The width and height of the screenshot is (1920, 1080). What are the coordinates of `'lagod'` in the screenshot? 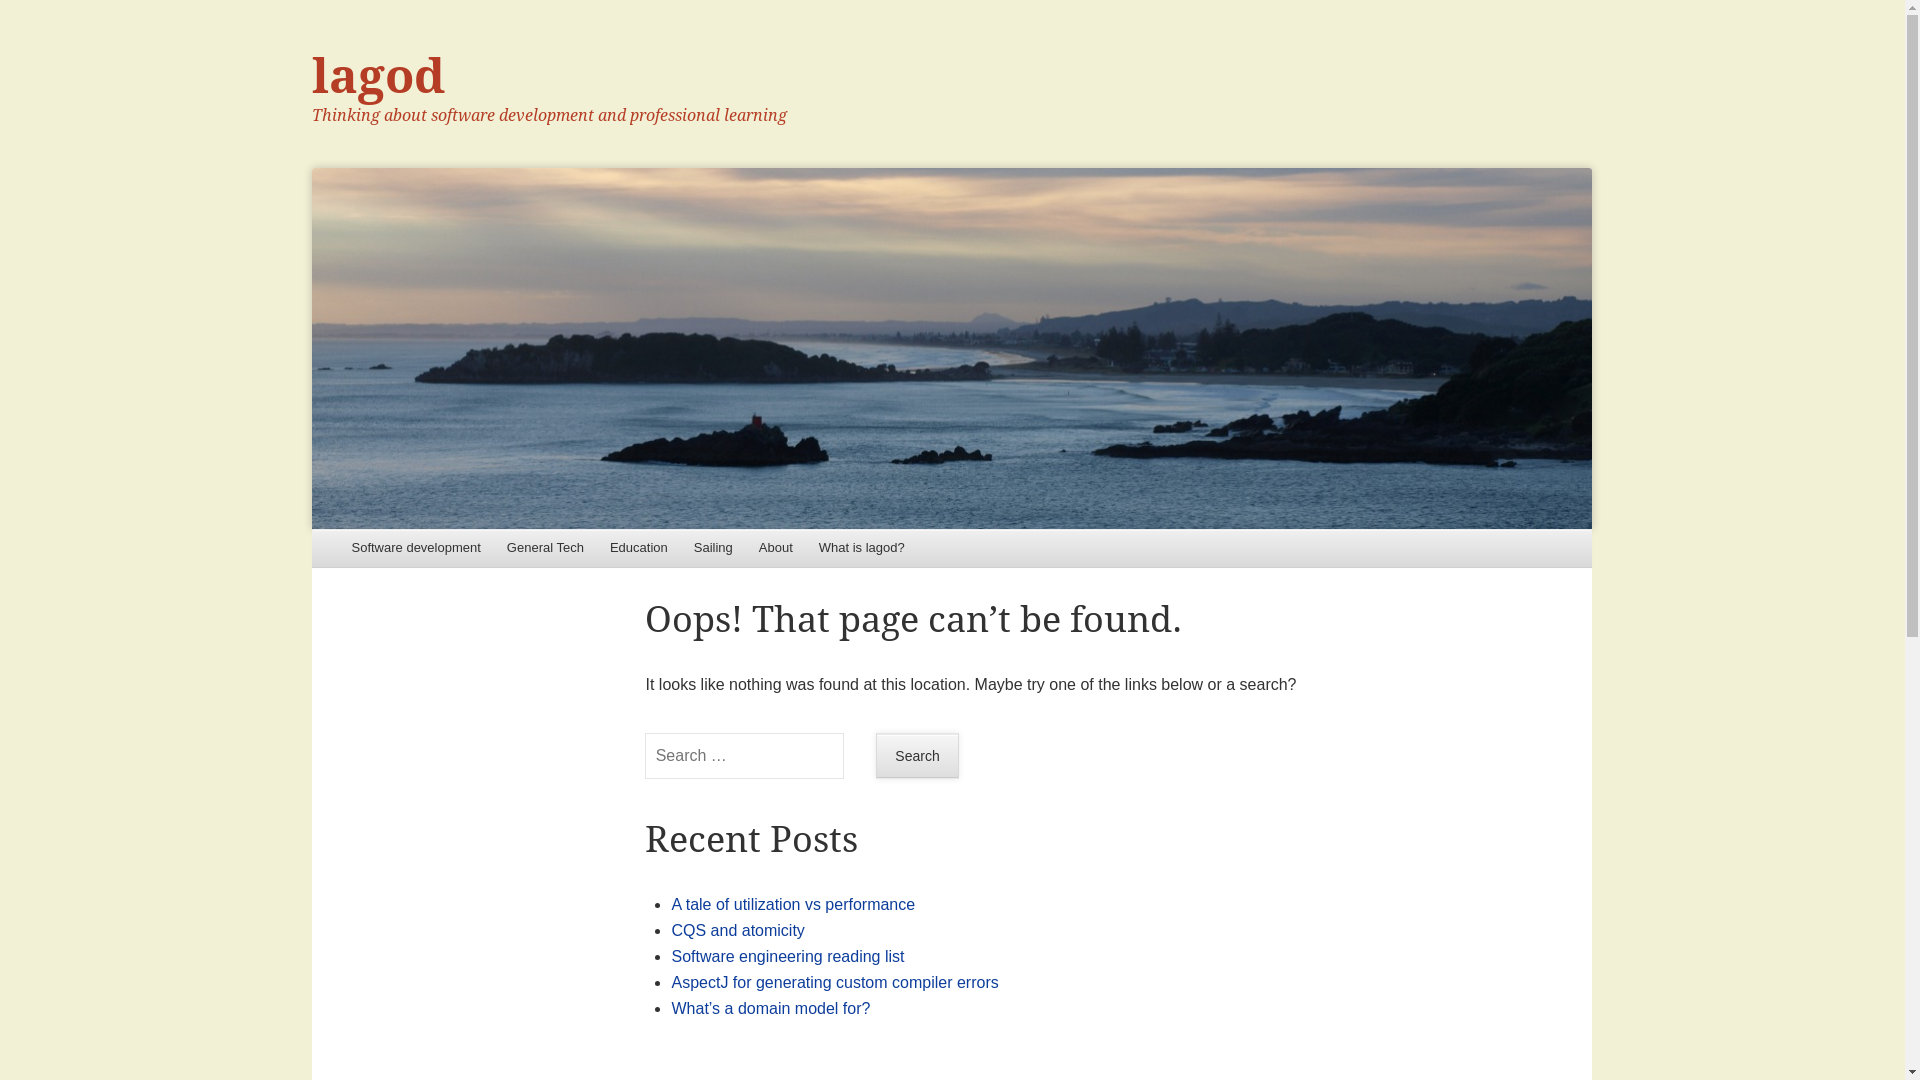 It's located at (378, 75).